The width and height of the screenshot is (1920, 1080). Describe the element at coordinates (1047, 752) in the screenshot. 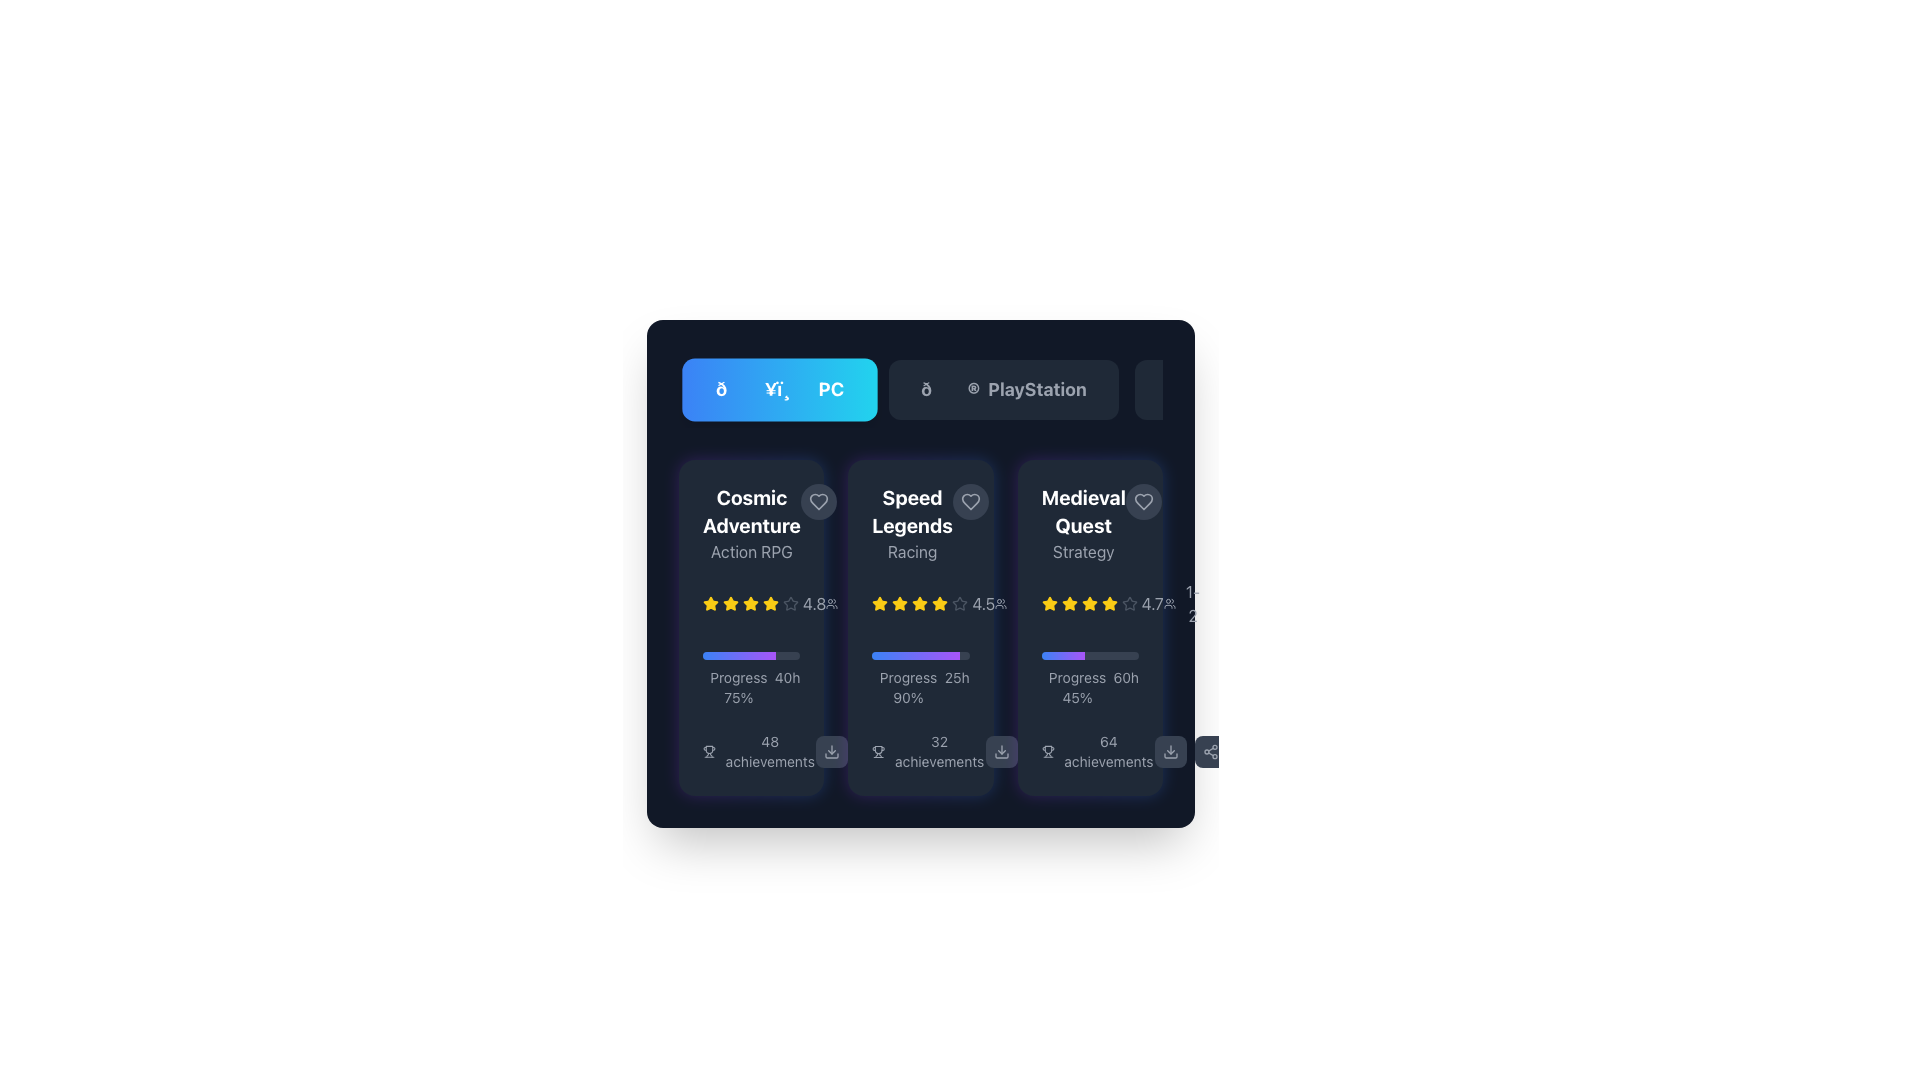

I see `the trophy icon representing achievement, located next to the '64 achievements' text in the bottom-right card of the interface` at that location.